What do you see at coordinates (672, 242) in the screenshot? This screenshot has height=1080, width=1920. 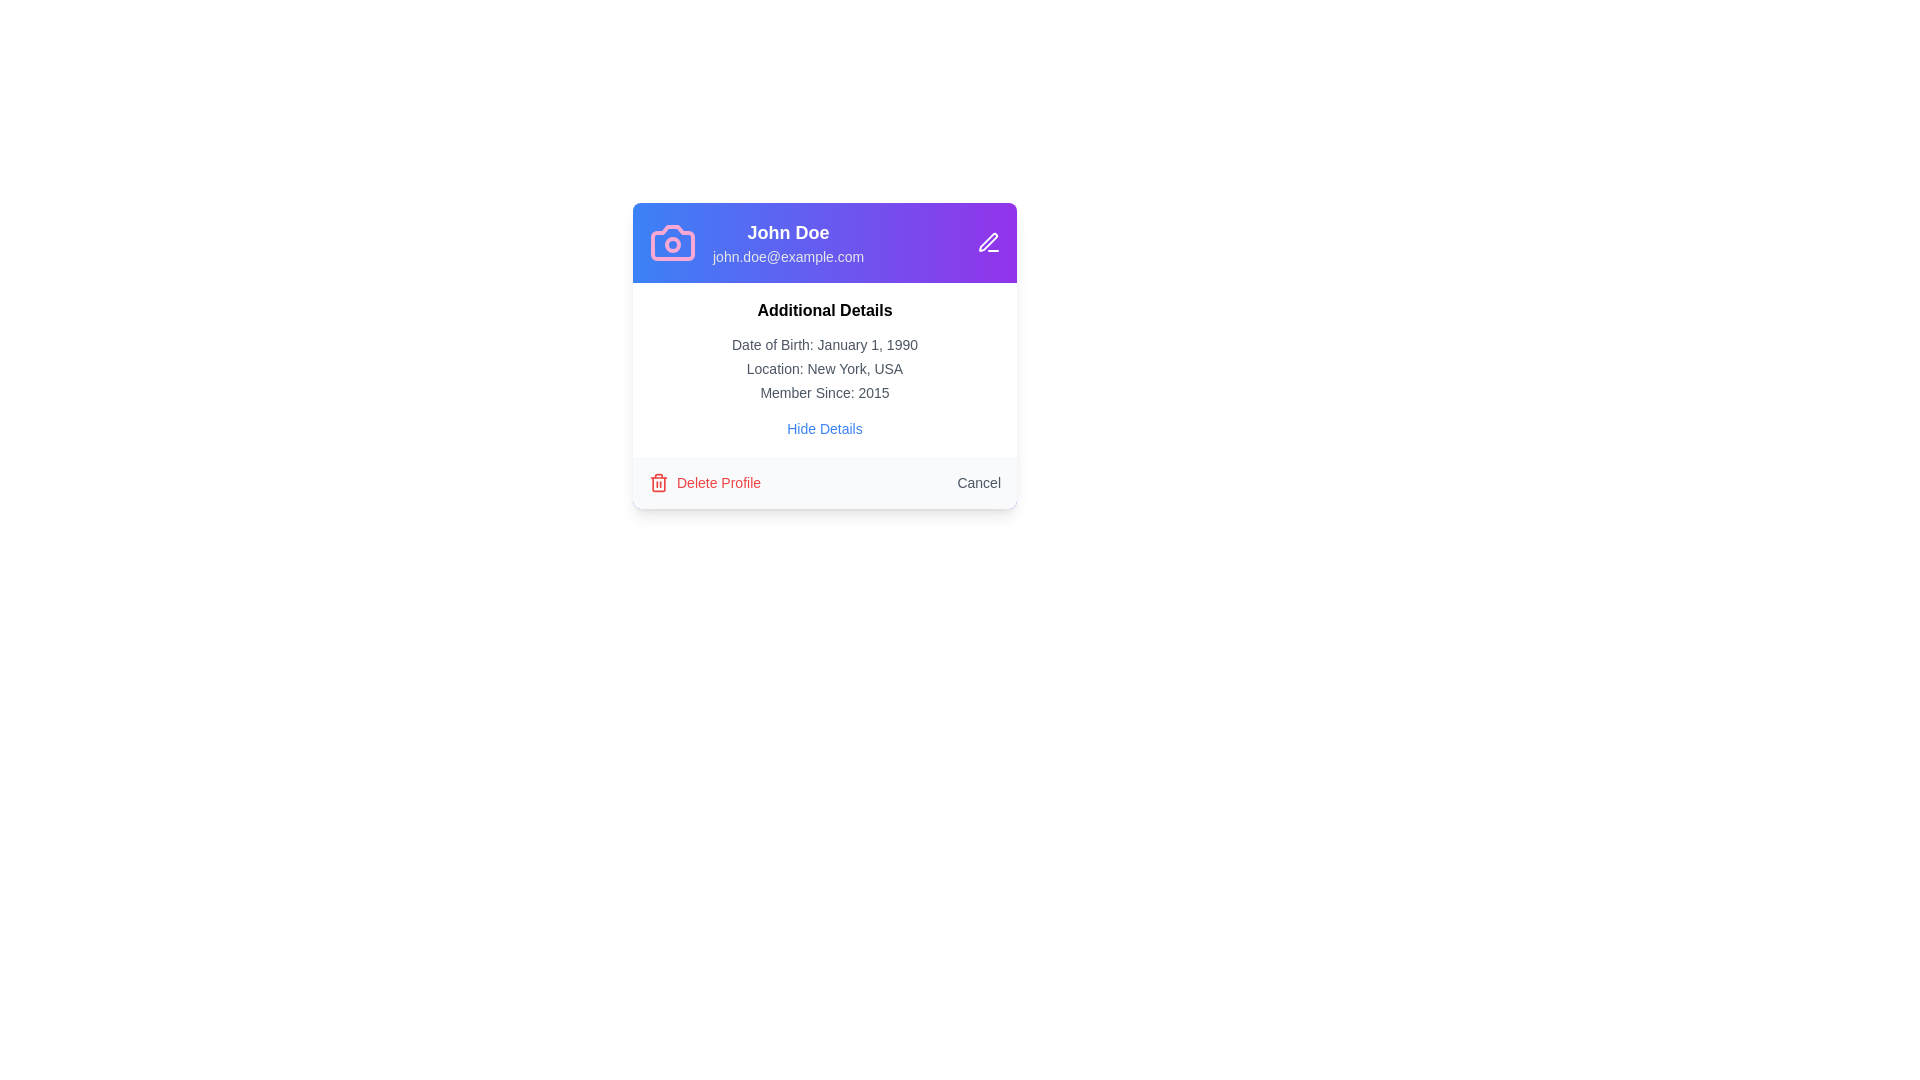 I see `the camera/profile picture icon located in the top-left corner of the user profile header, which symbolizes the profile picture functionality` at bounding box center [672, 242].